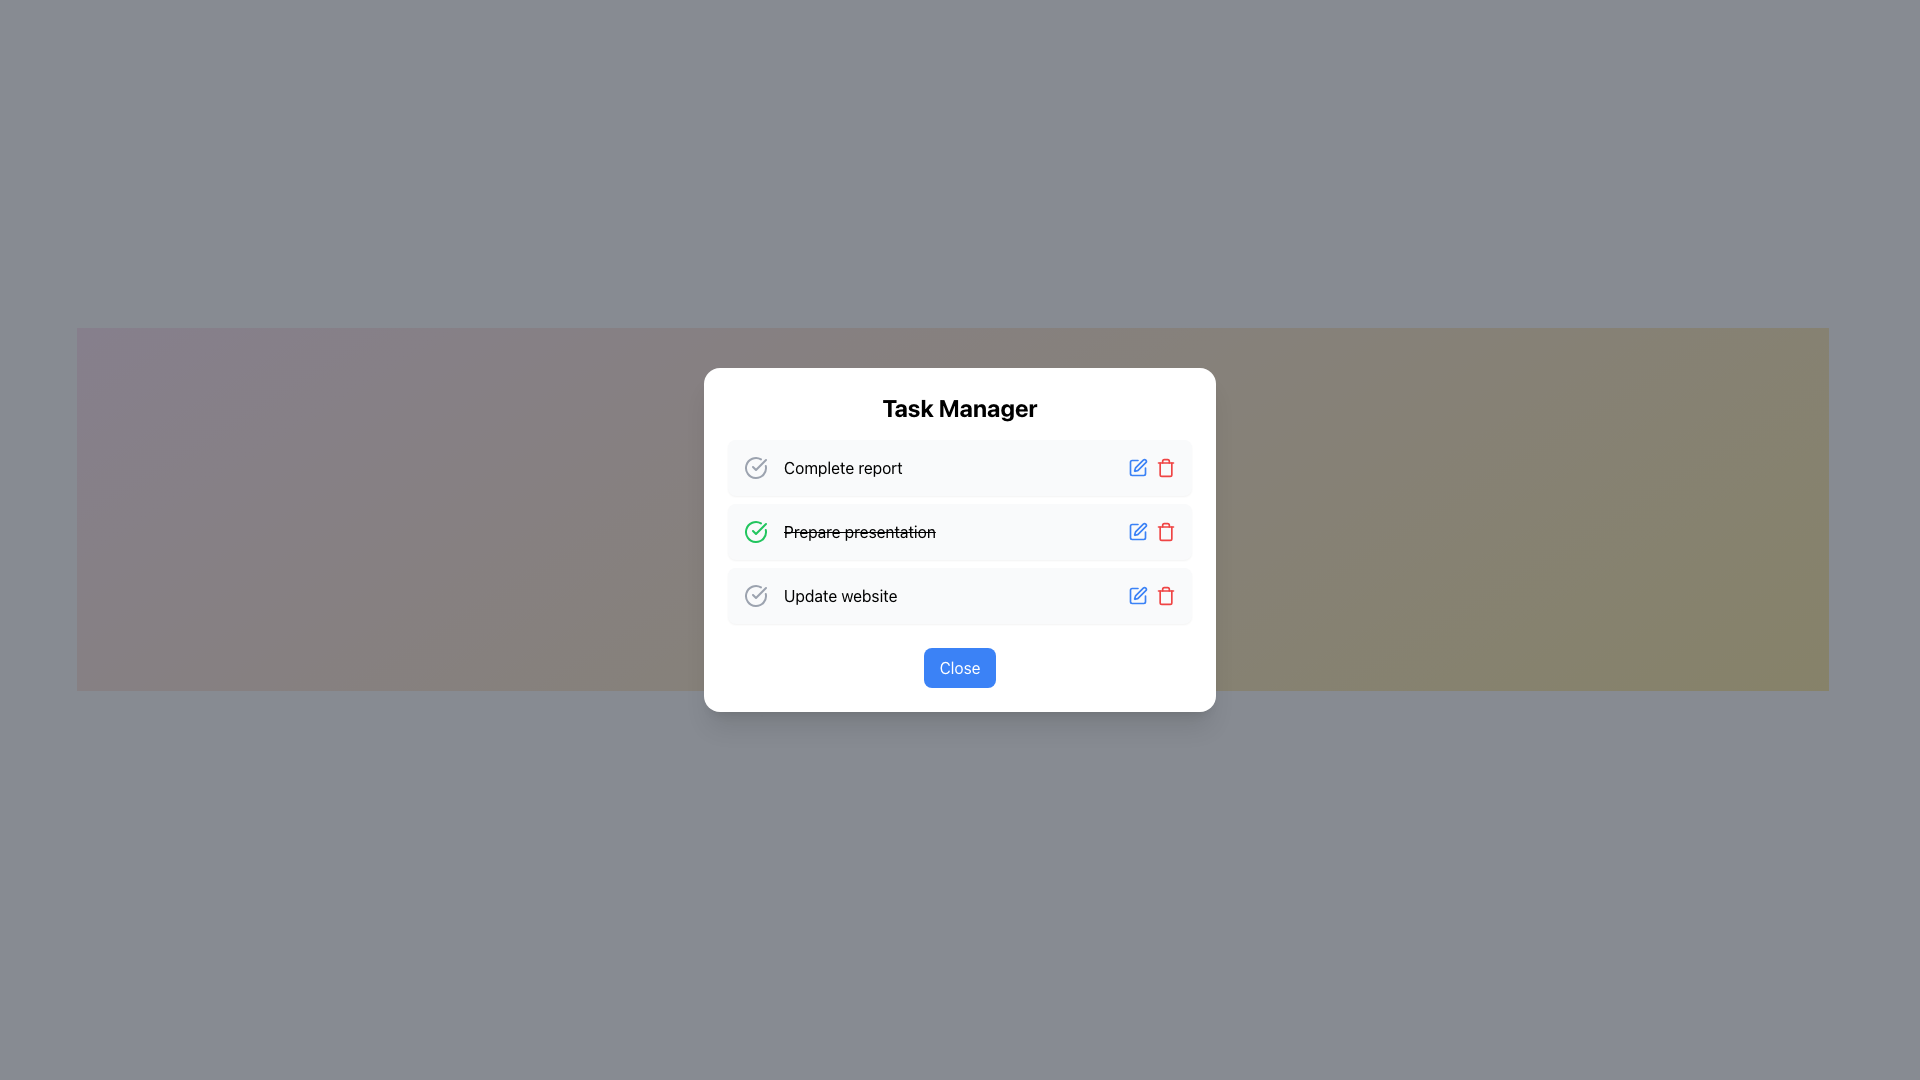 Image resolution: width=1920 pixels, height=1080 pixels. I want to click on the status icon located to the left of the 'Complete report' text, which visually indicates completion or selection, so click(754, 467).